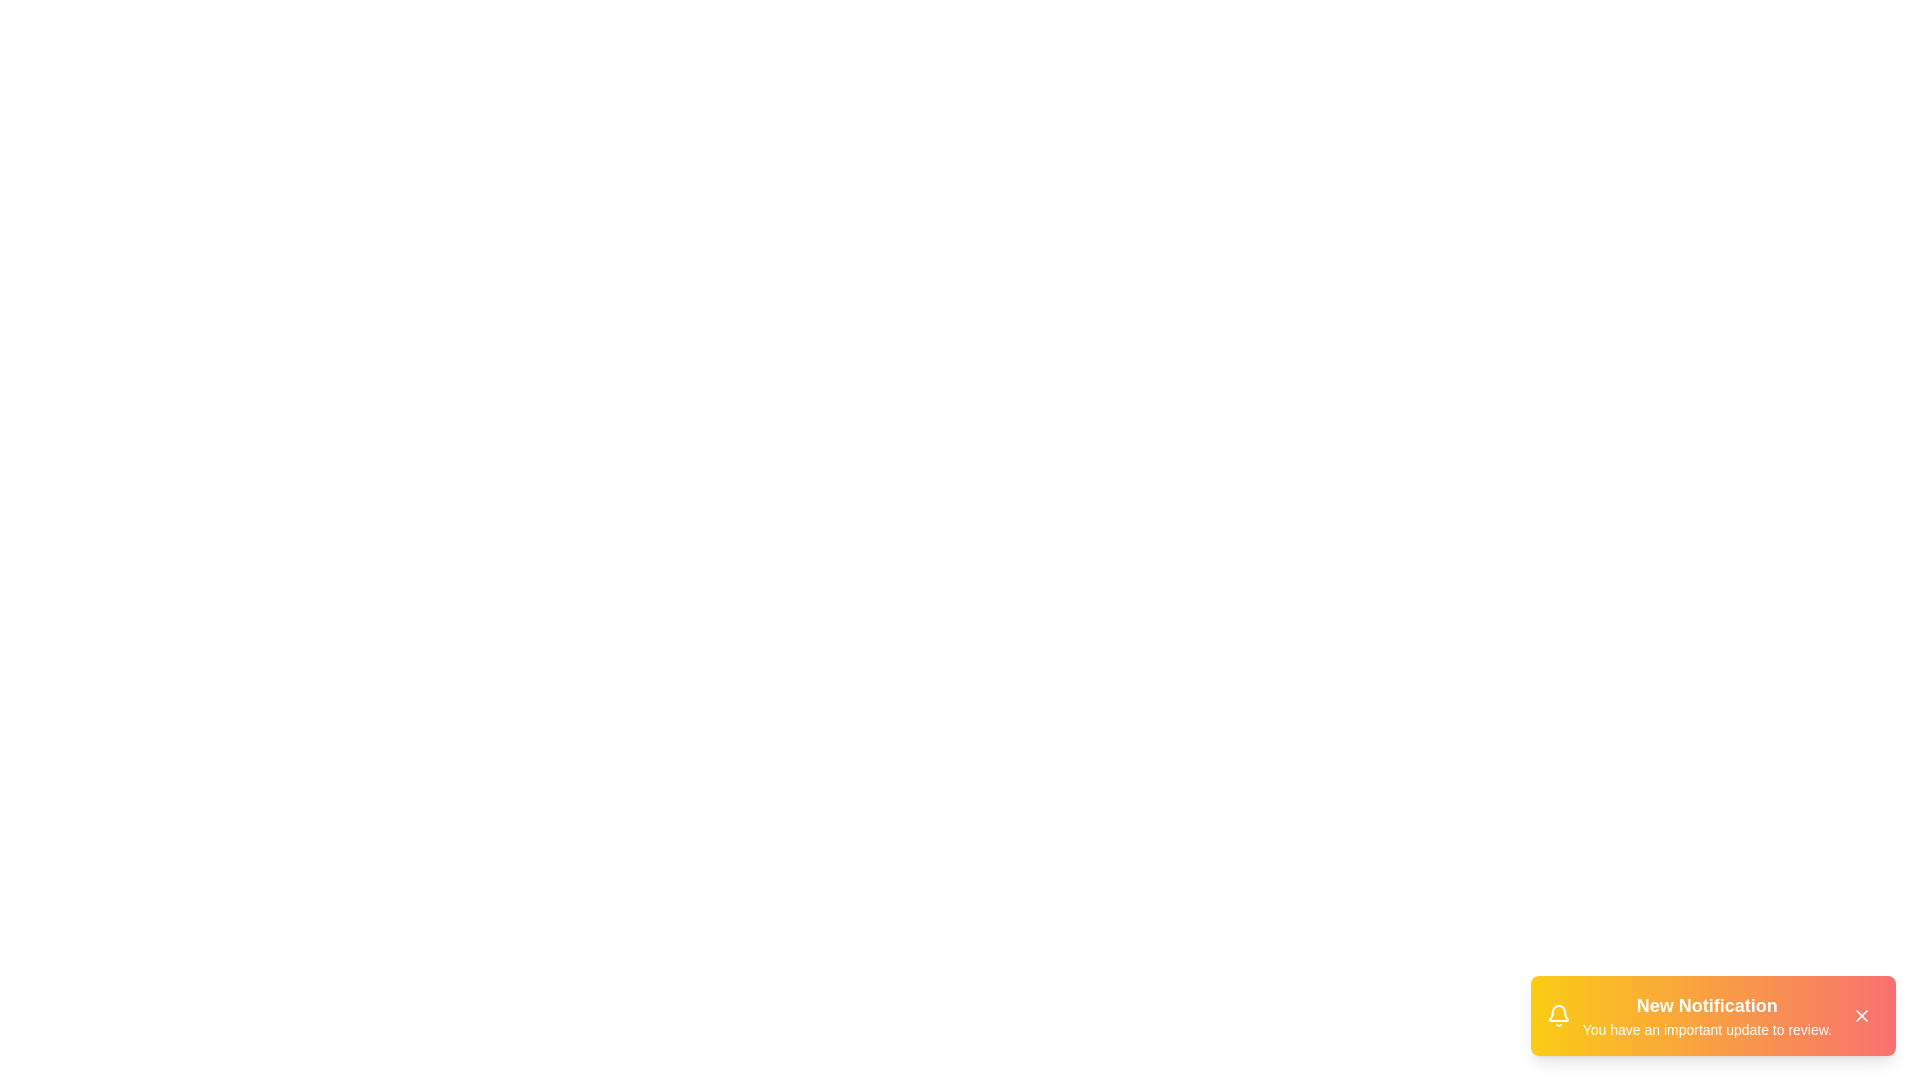 This screenshot has width=1920, height=1080. Describe the element at coordinates (1557, 1015) in the screenshot. I see `the notification icon to bring focus` at that location.